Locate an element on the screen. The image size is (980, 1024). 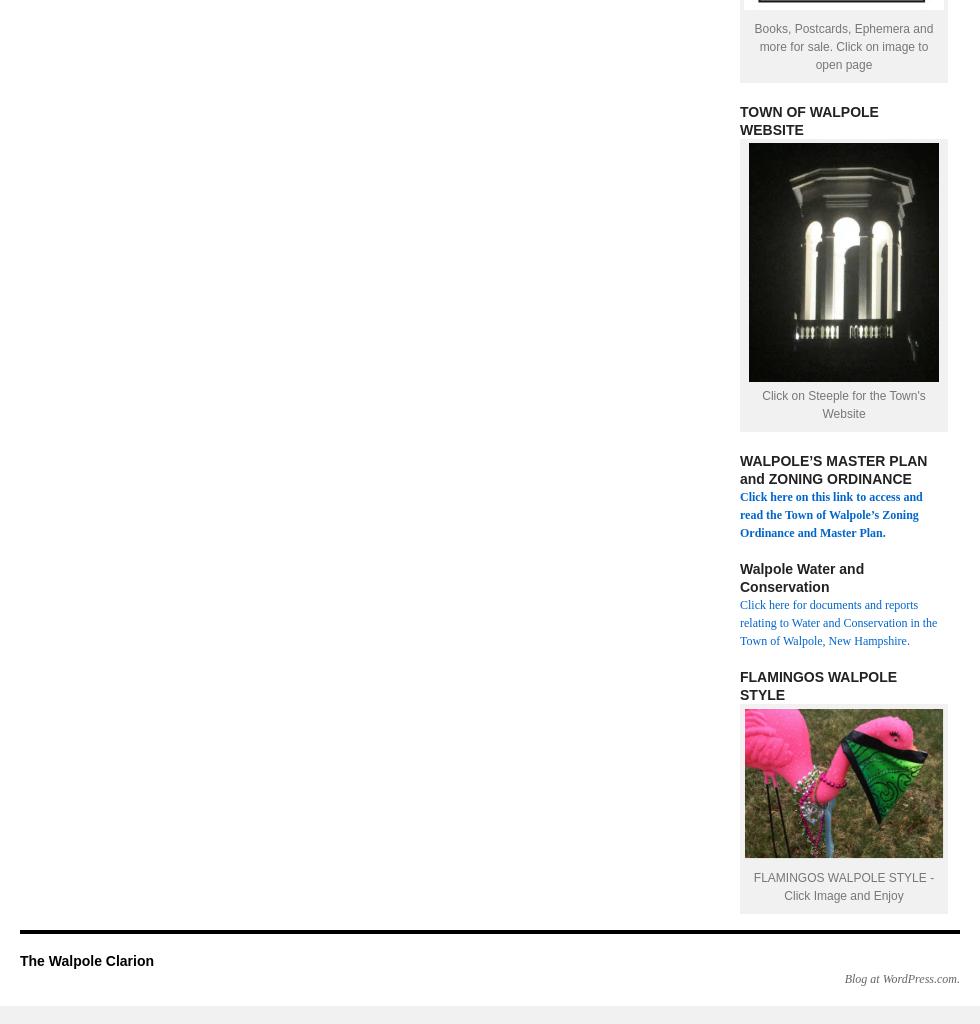
'The Walpole Clarion' is located at coordinates (87, 960).